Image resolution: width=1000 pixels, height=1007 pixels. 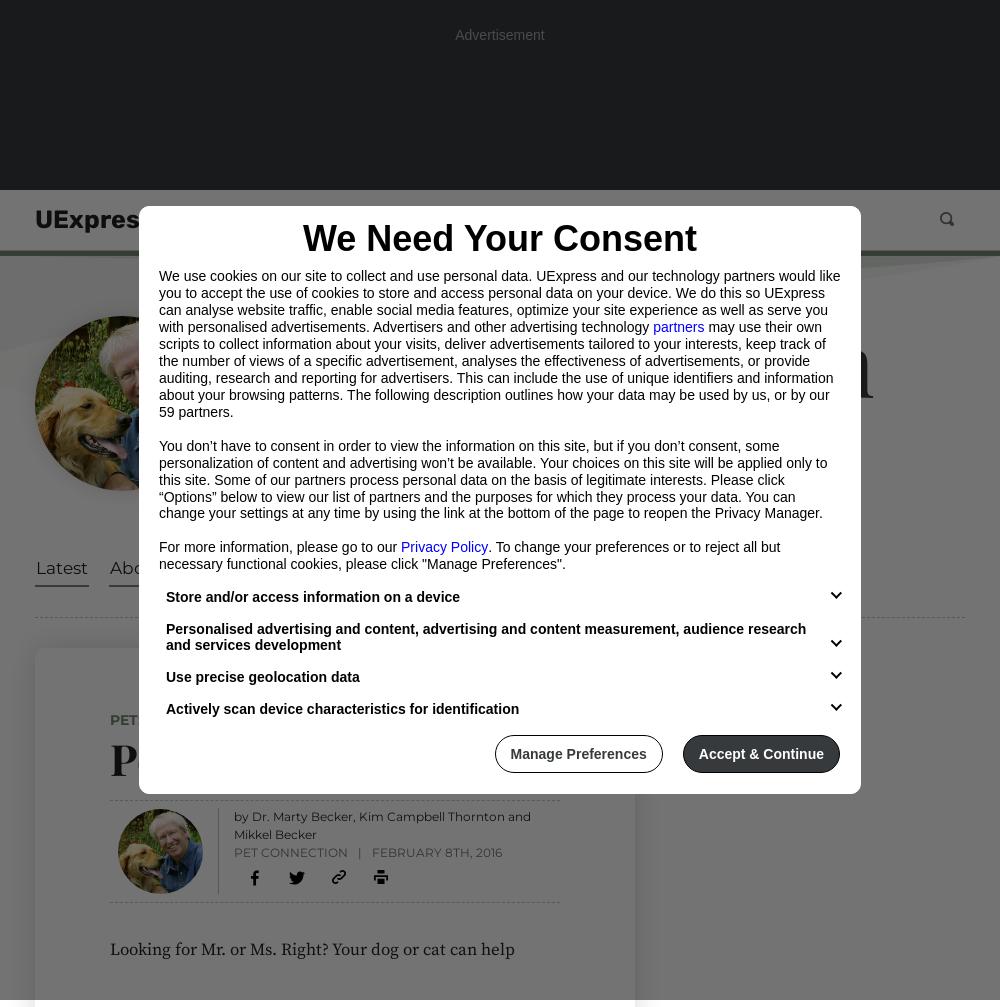 What do you see at coordinates (136, 567) in the screenshot?
I see `'about'` at bounding box center [136, 567].